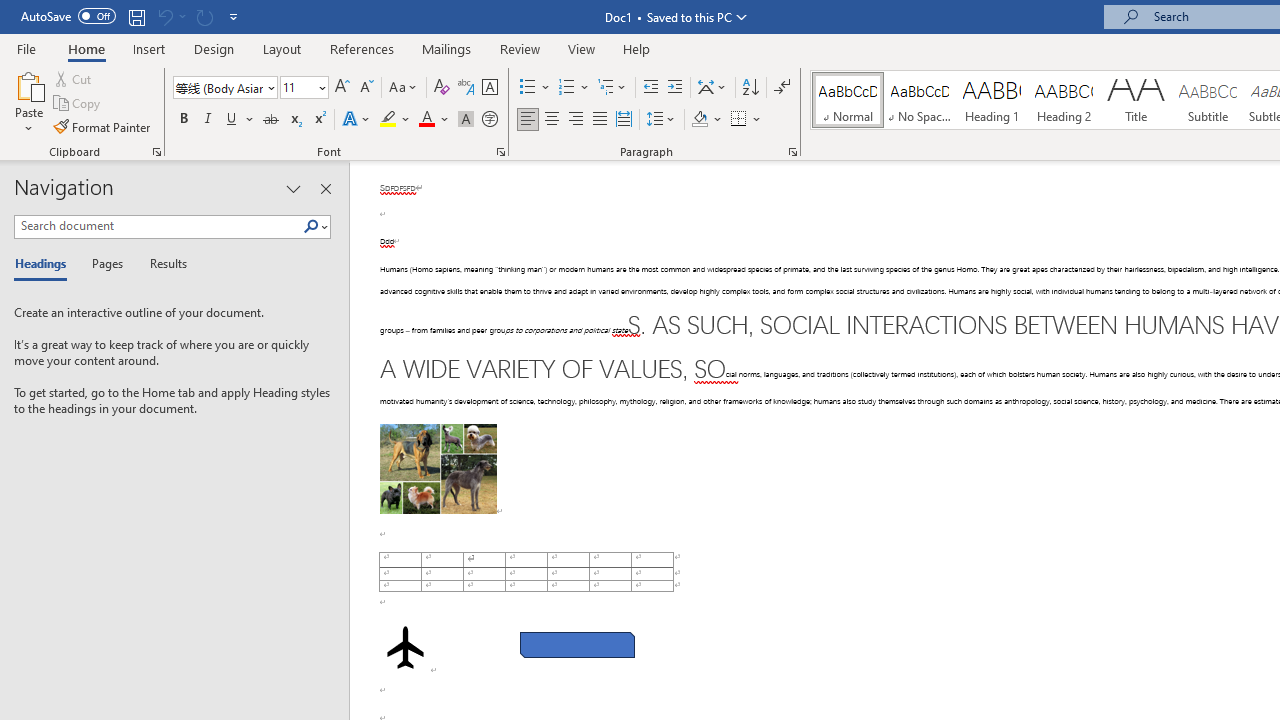  I want to click on 'Font Color Red', so click(425, 119).